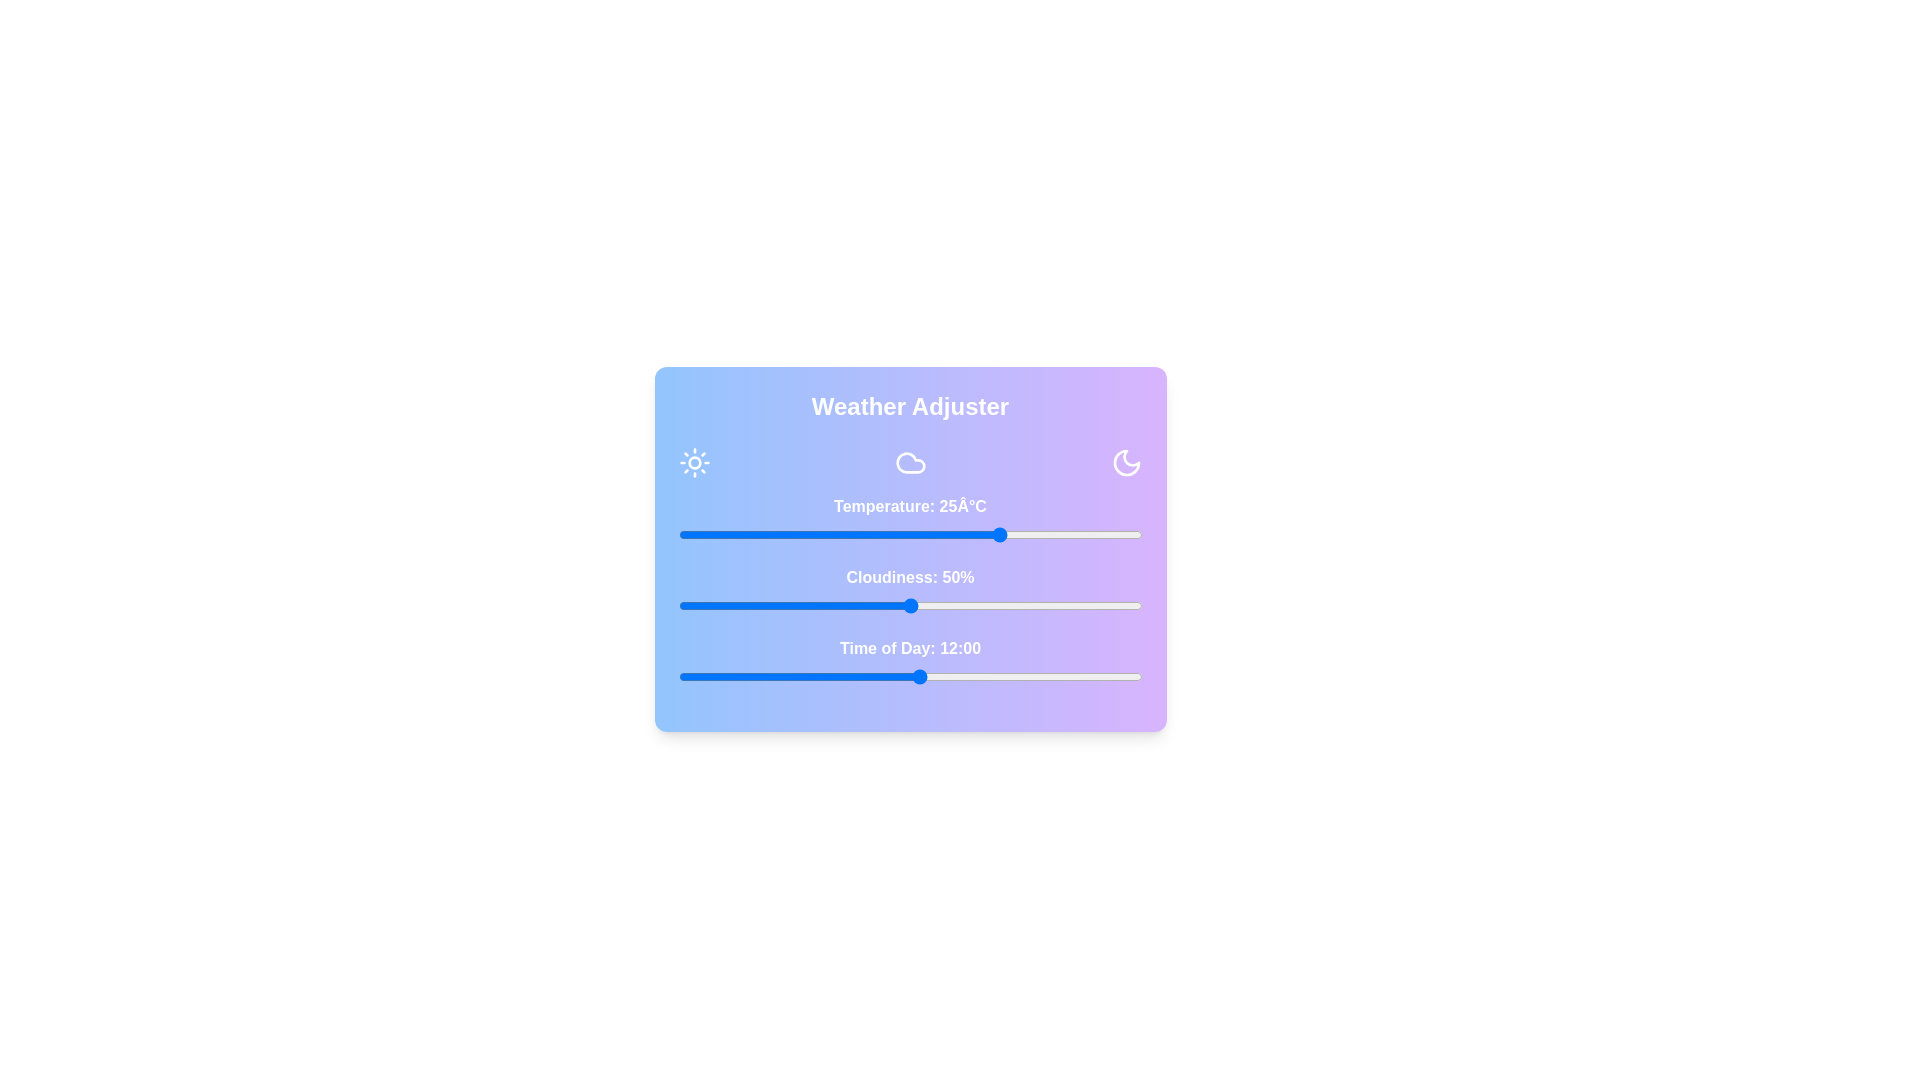 The height and width of the screenshot is (1080, 1920). I want to click on the cloudiness level, so click(1012, 604).